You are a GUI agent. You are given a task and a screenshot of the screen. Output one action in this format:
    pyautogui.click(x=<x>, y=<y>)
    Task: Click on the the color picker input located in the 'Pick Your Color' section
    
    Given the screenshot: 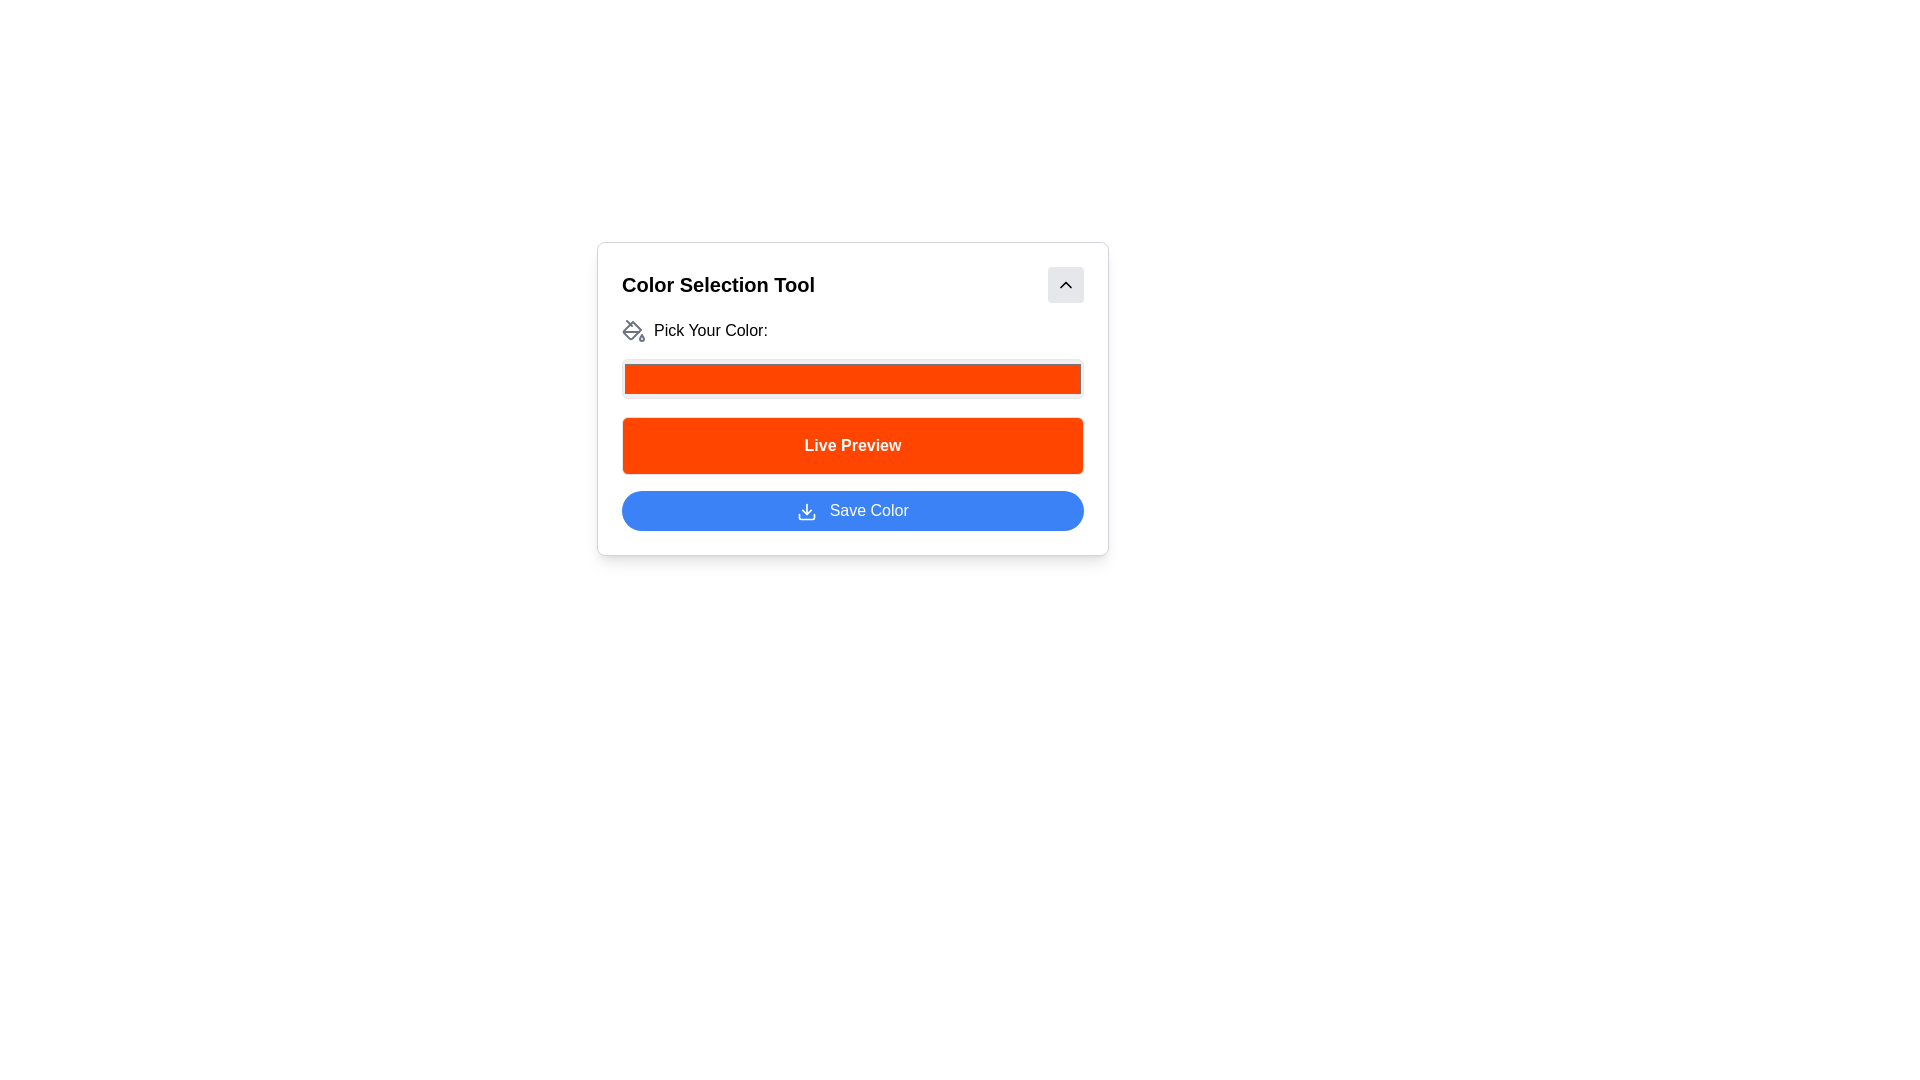 What is the action you would take?
    pyautogui.click(x=853, y=378)
    